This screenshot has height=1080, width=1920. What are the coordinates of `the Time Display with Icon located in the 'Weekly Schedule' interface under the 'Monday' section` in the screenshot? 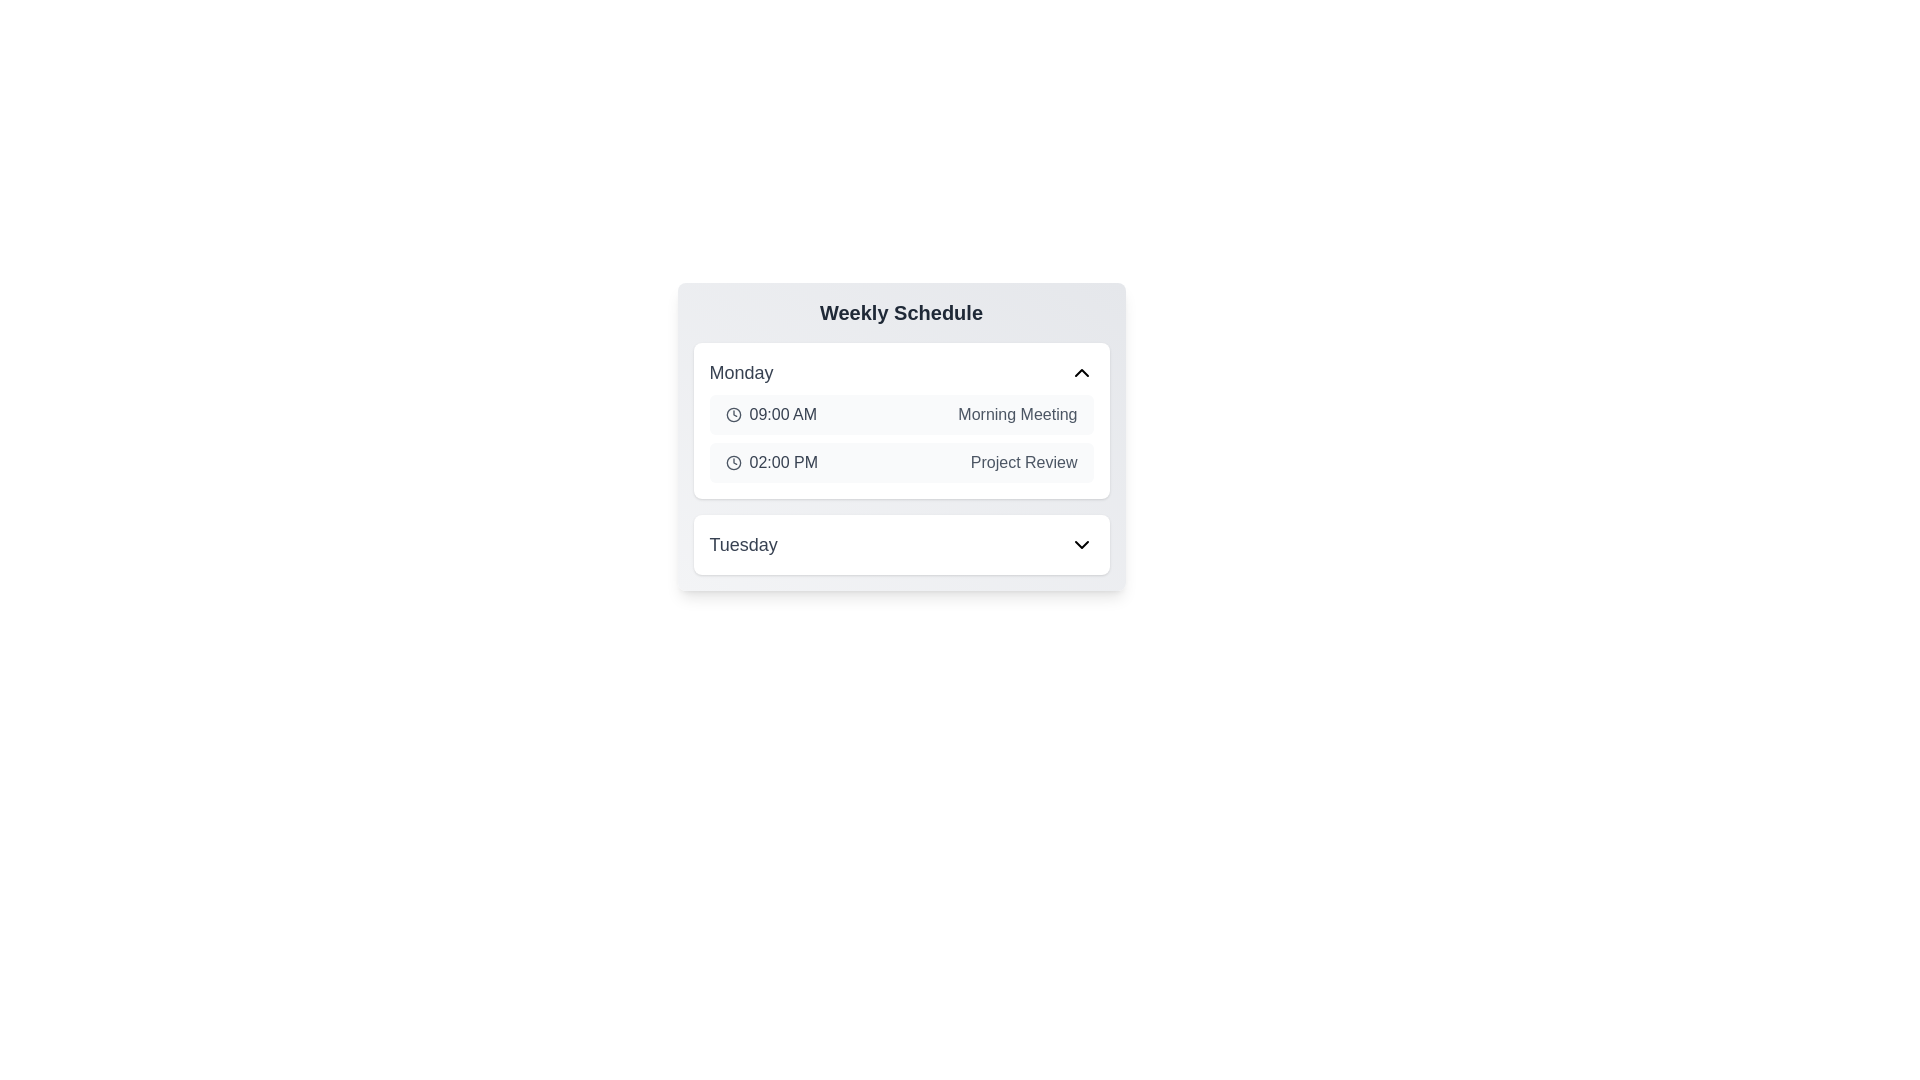 It's located at (770, 462).